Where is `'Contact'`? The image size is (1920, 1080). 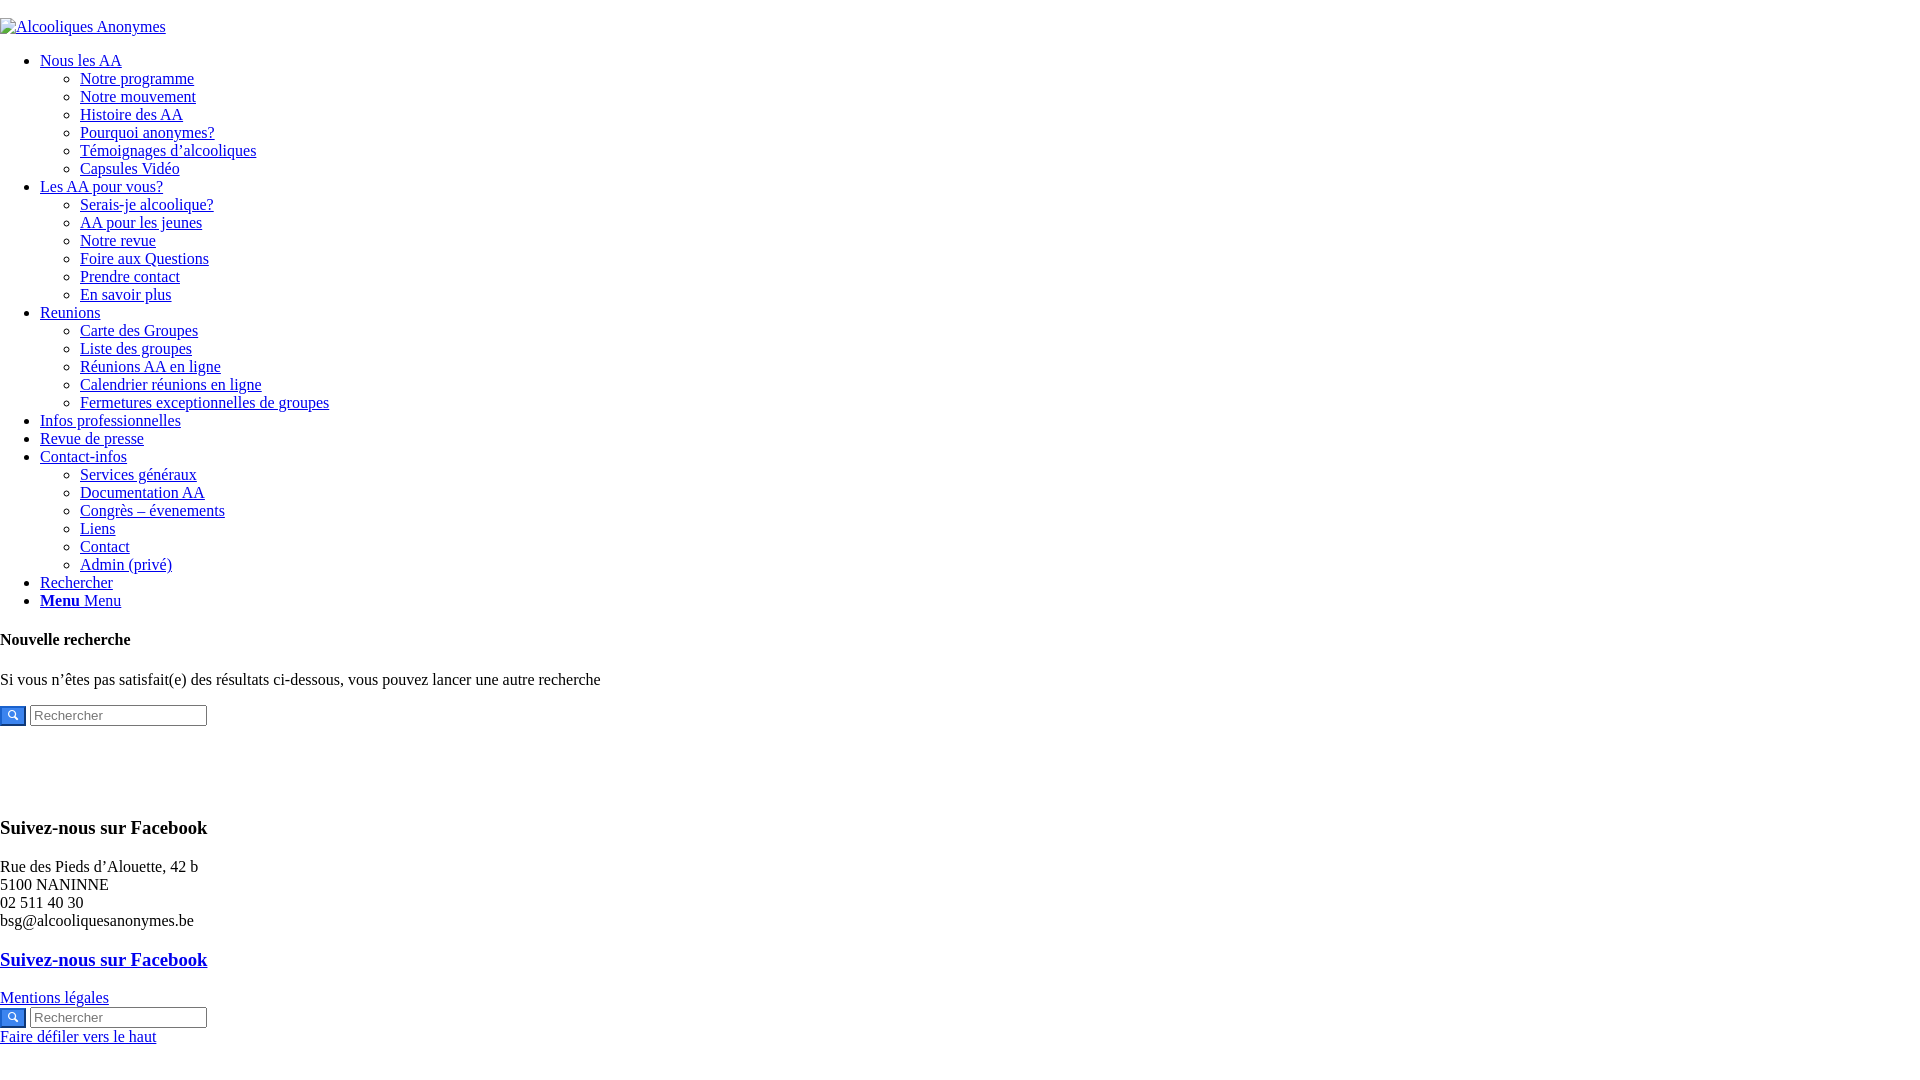 'Contact' is located at coordinates (104, 546).